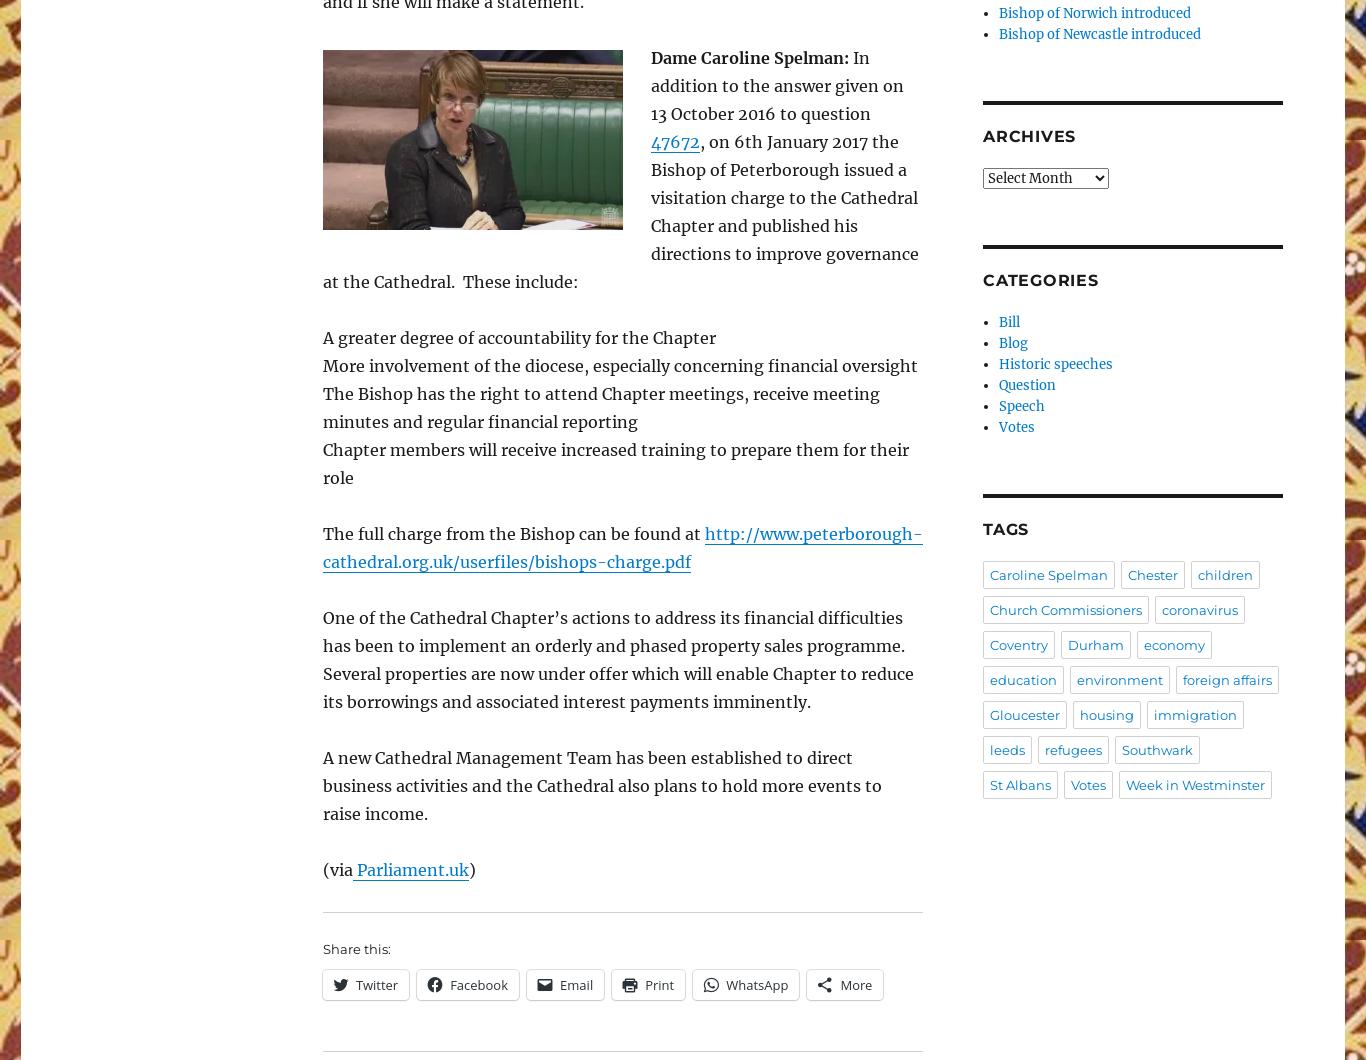 This screenshot has width=1366, height=1060. What do you see at coordinates (1028, 135) in the screenshot?
I see `'Archives'` at bounding box center [1028, 135].